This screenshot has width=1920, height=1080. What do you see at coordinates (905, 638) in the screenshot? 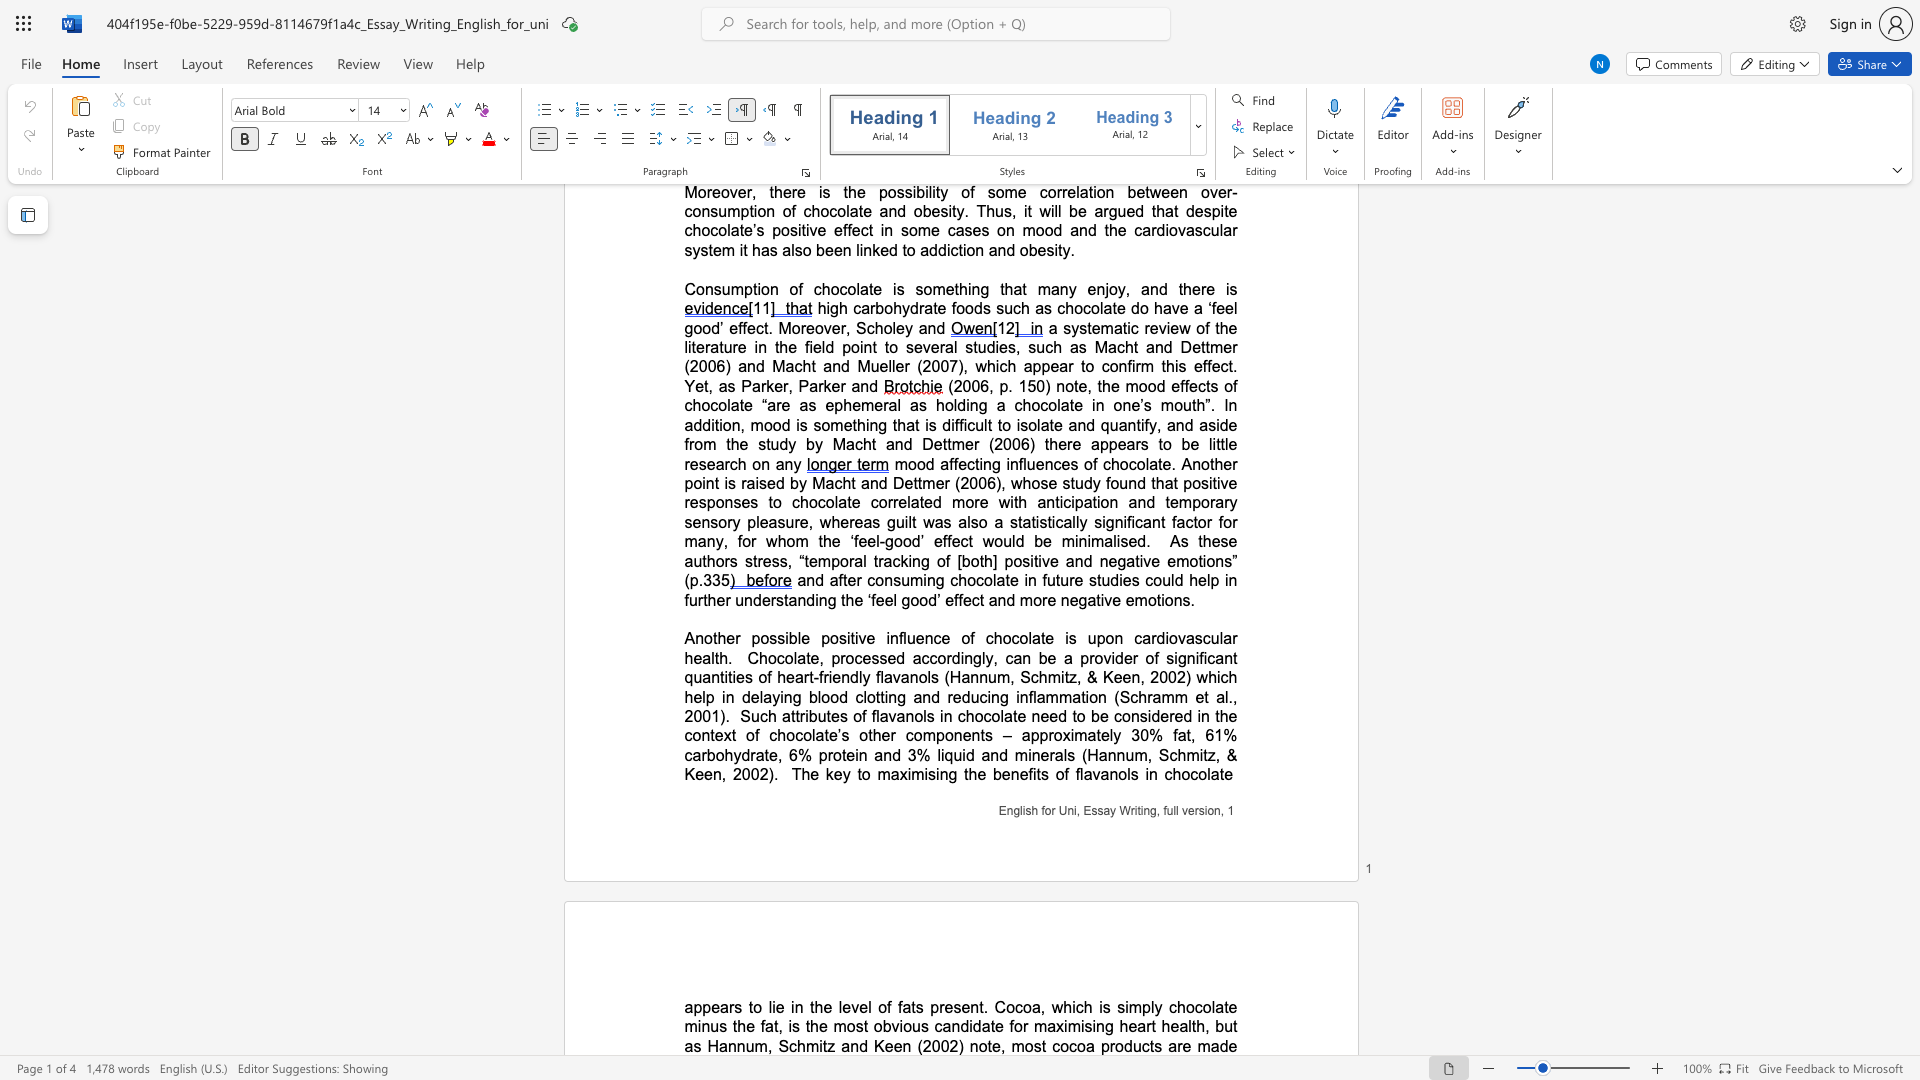
I see `the subset text "uence o" within the text "Another possible positive influence of chocolate is upon cardiovascular health"` at bounding box center [905, 638].